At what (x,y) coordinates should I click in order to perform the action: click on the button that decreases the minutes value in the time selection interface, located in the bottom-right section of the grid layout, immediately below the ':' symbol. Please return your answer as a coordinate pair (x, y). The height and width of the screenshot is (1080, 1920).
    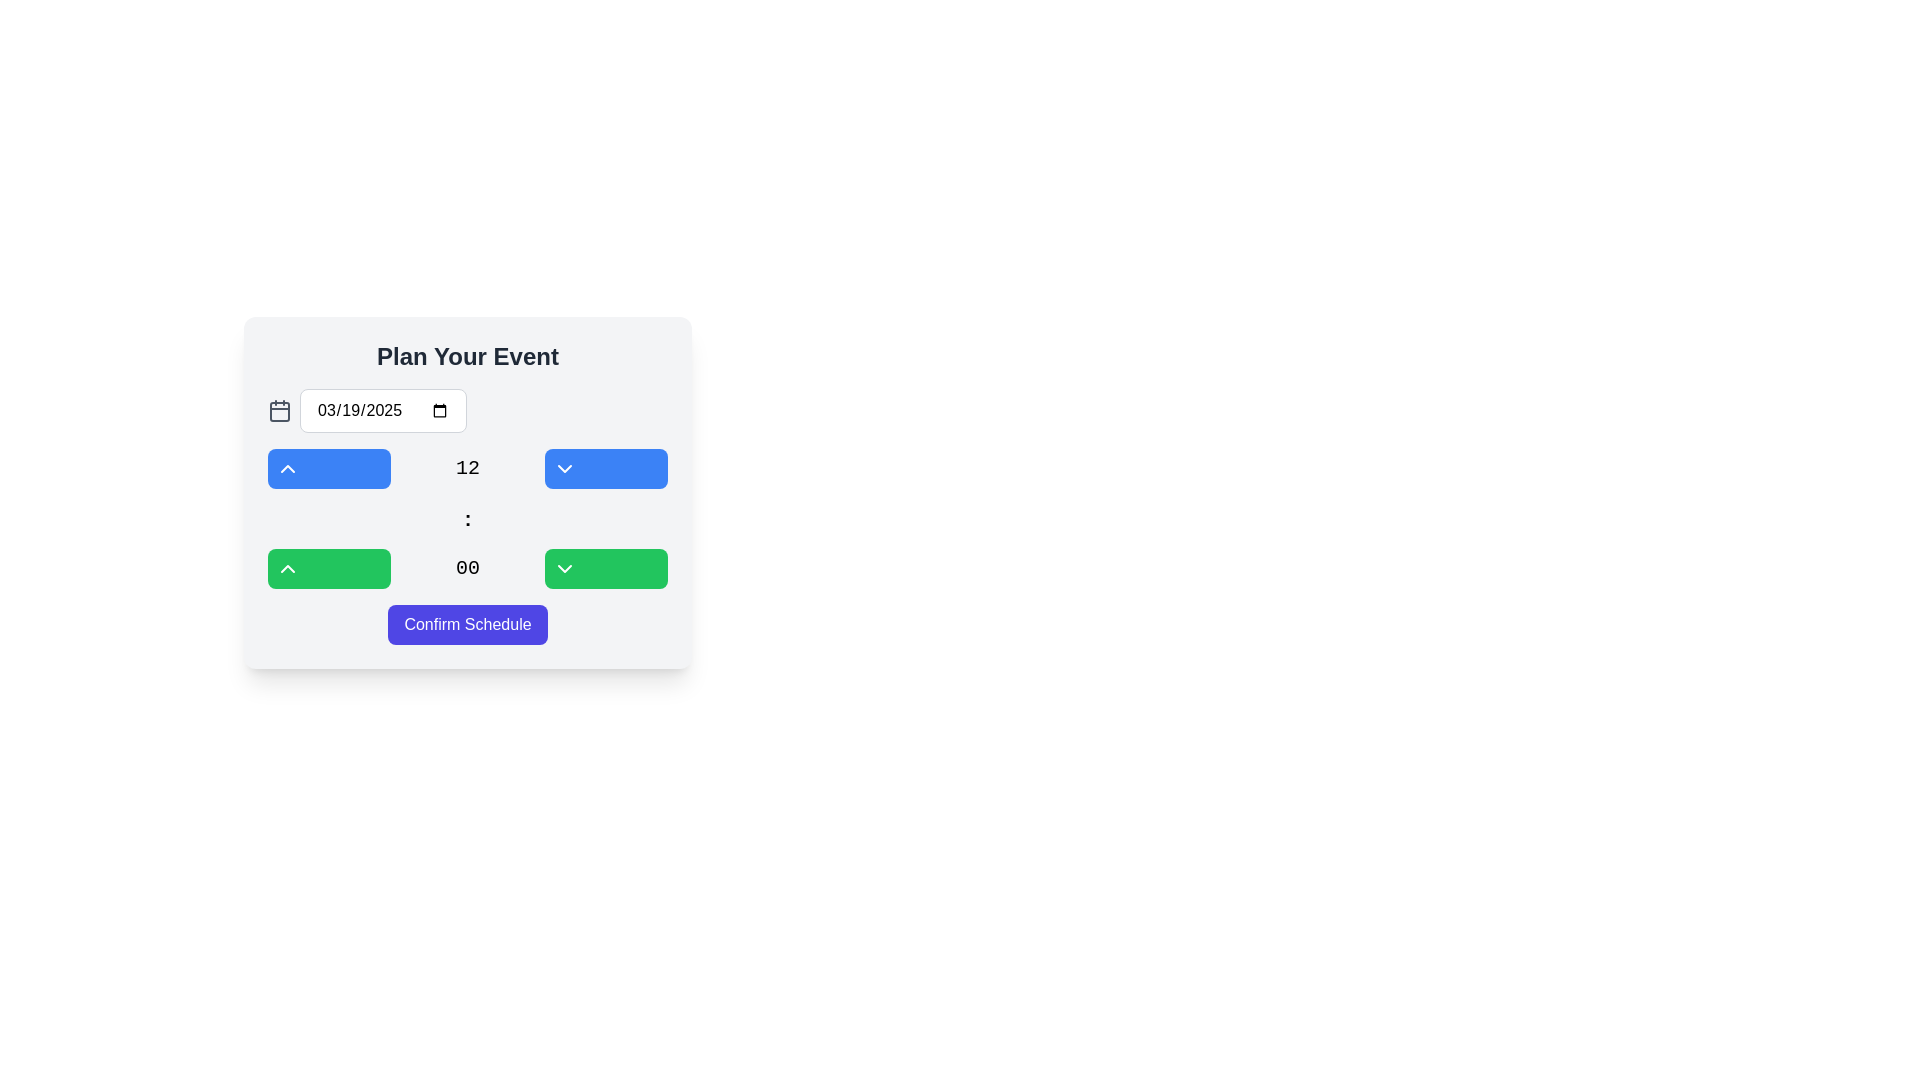
    Looking at the image, I should click on (605, 569).